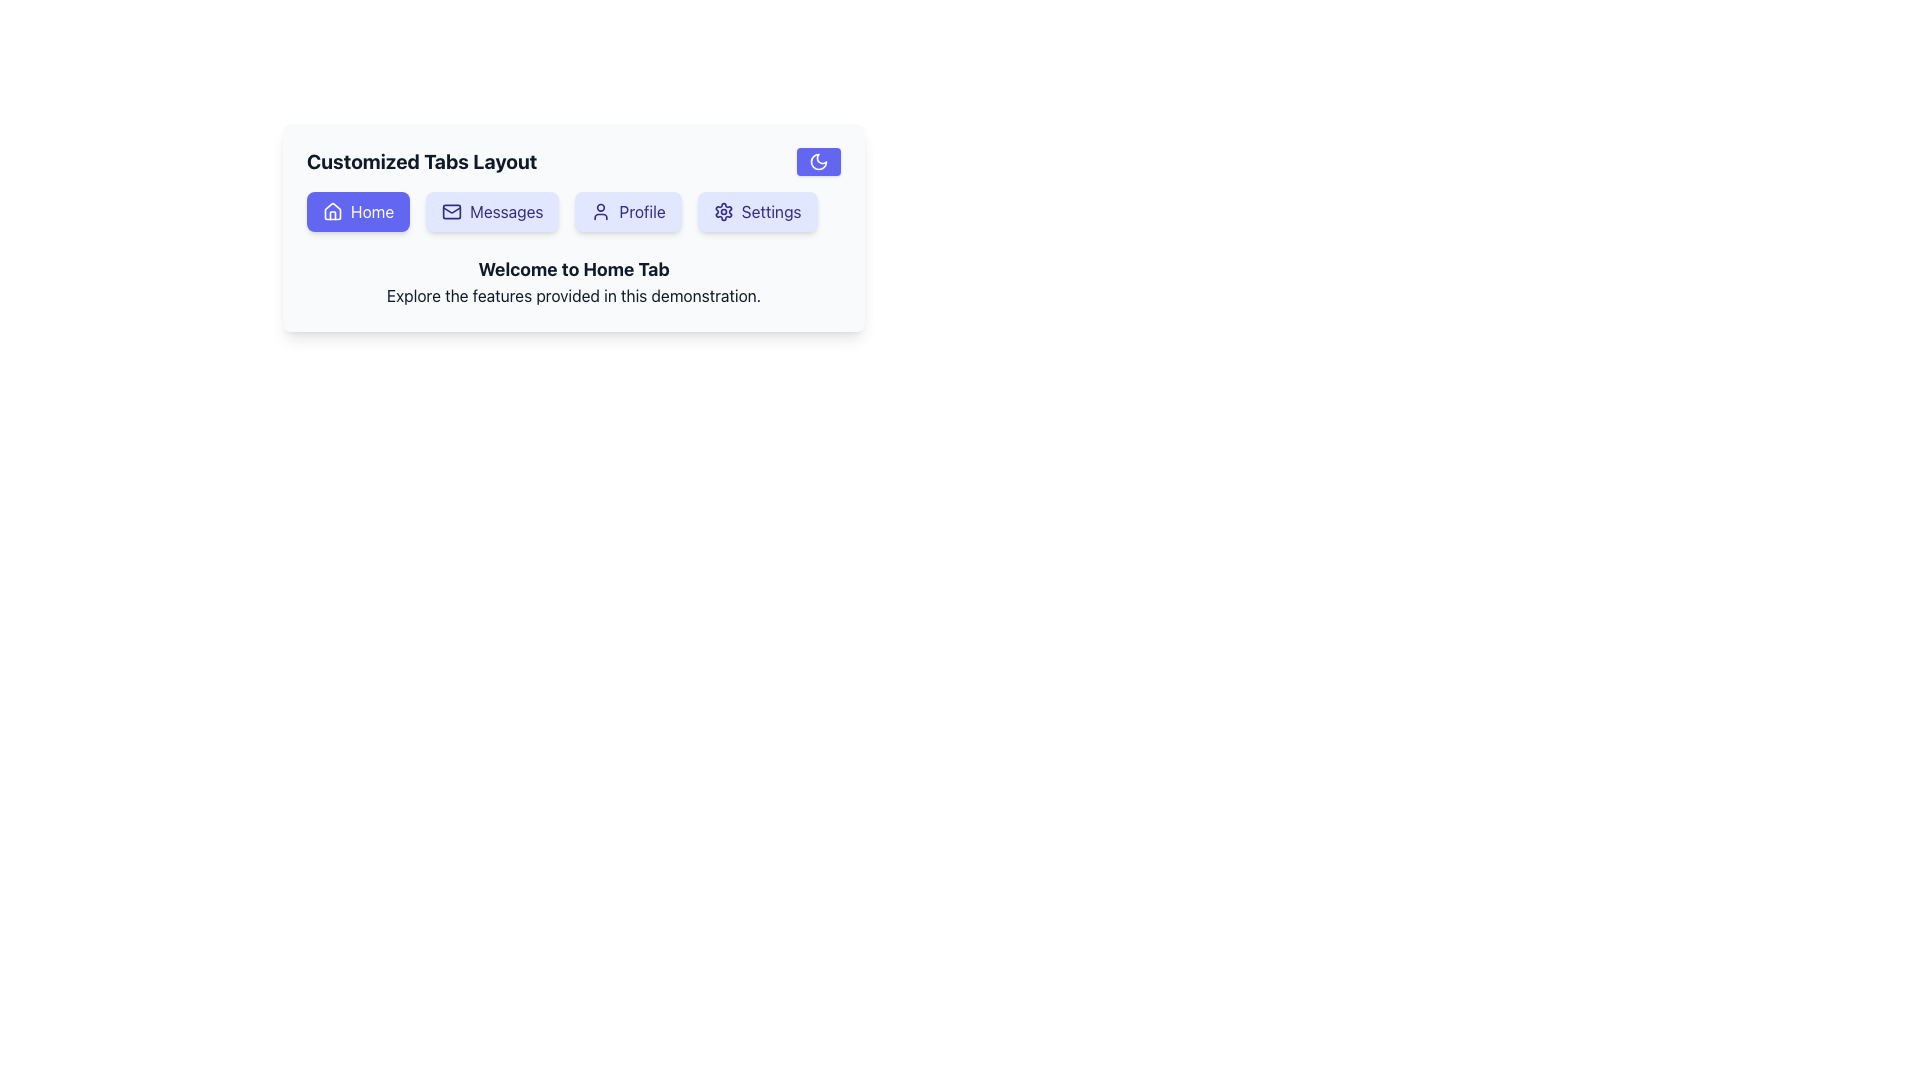 The image size is (1920, 1080). Describe the element at coordinates (358, 212) in the screenshot. I see `the Home button located at the top section of the interface` at that location.